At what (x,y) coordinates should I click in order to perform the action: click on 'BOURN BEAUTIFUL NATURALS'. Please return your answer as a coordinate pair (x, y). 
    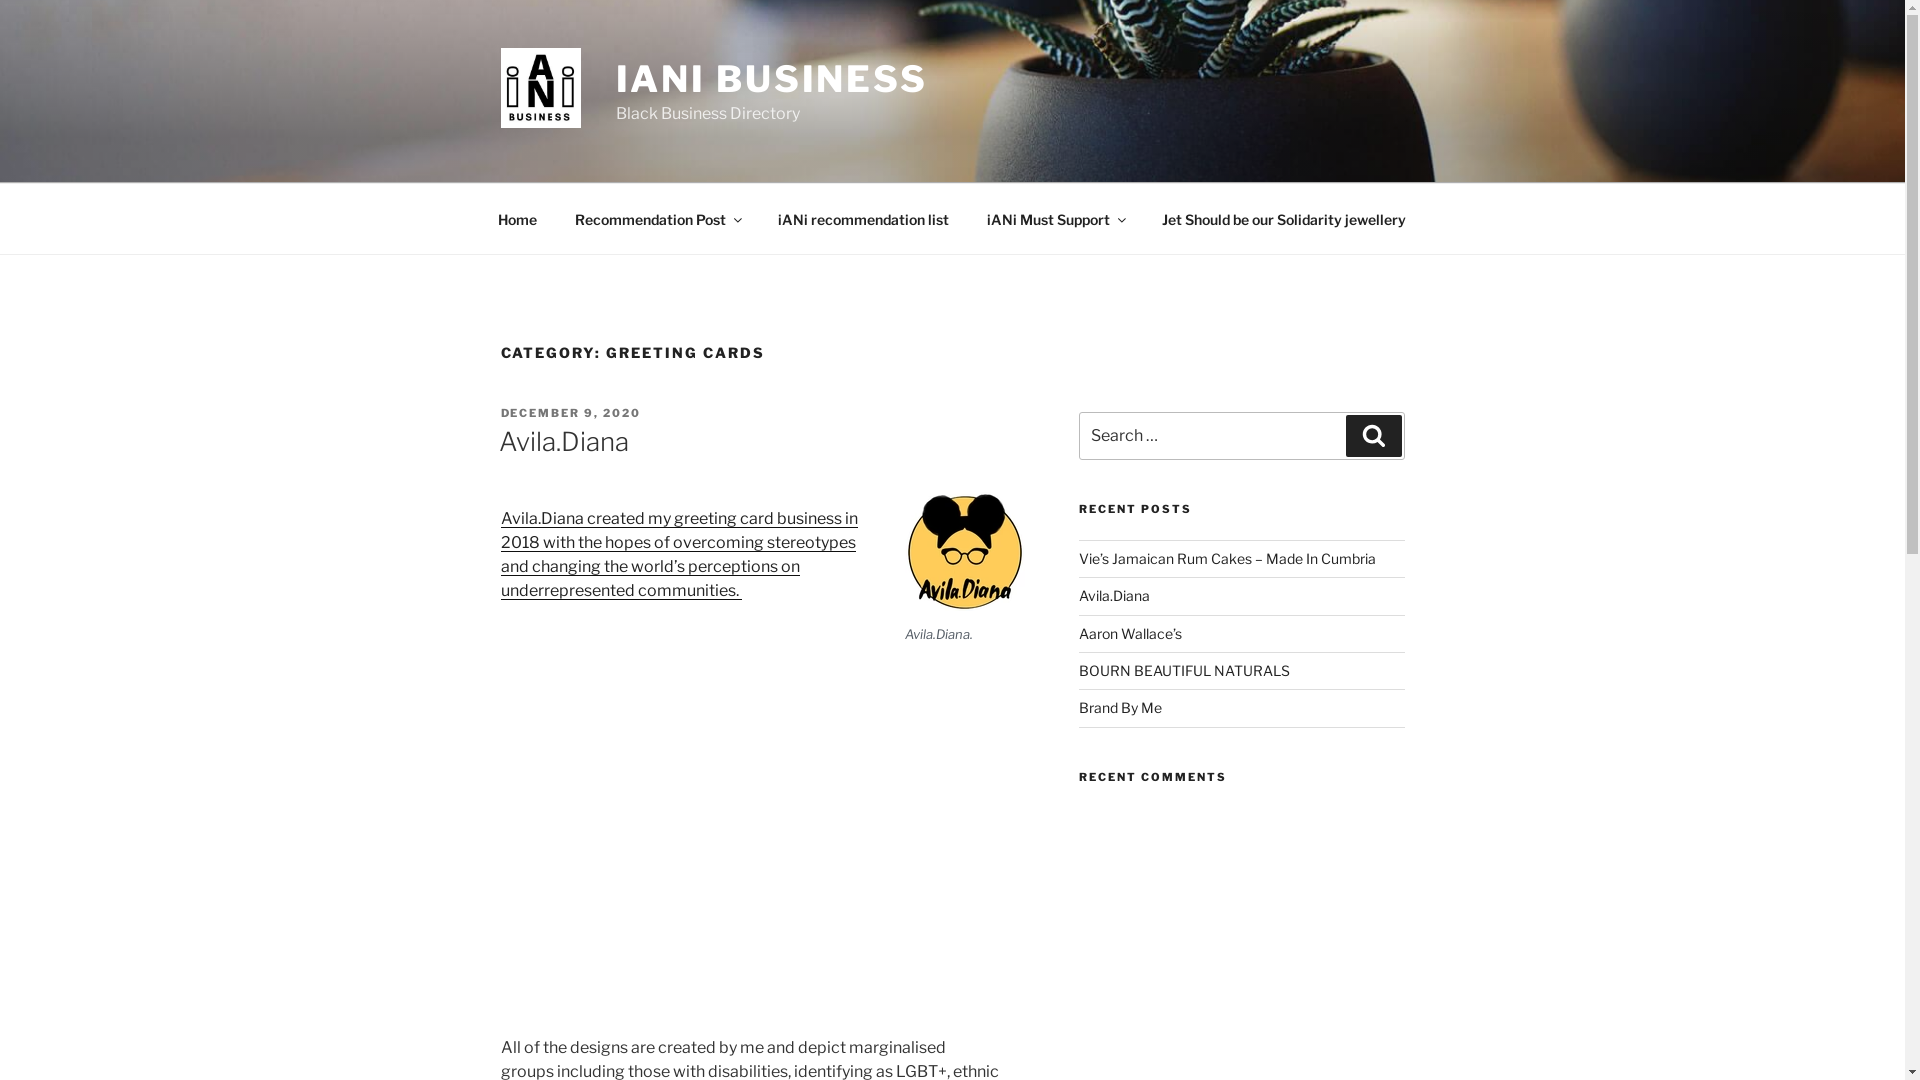
    Looking at the image, I should click on (1184, 670).